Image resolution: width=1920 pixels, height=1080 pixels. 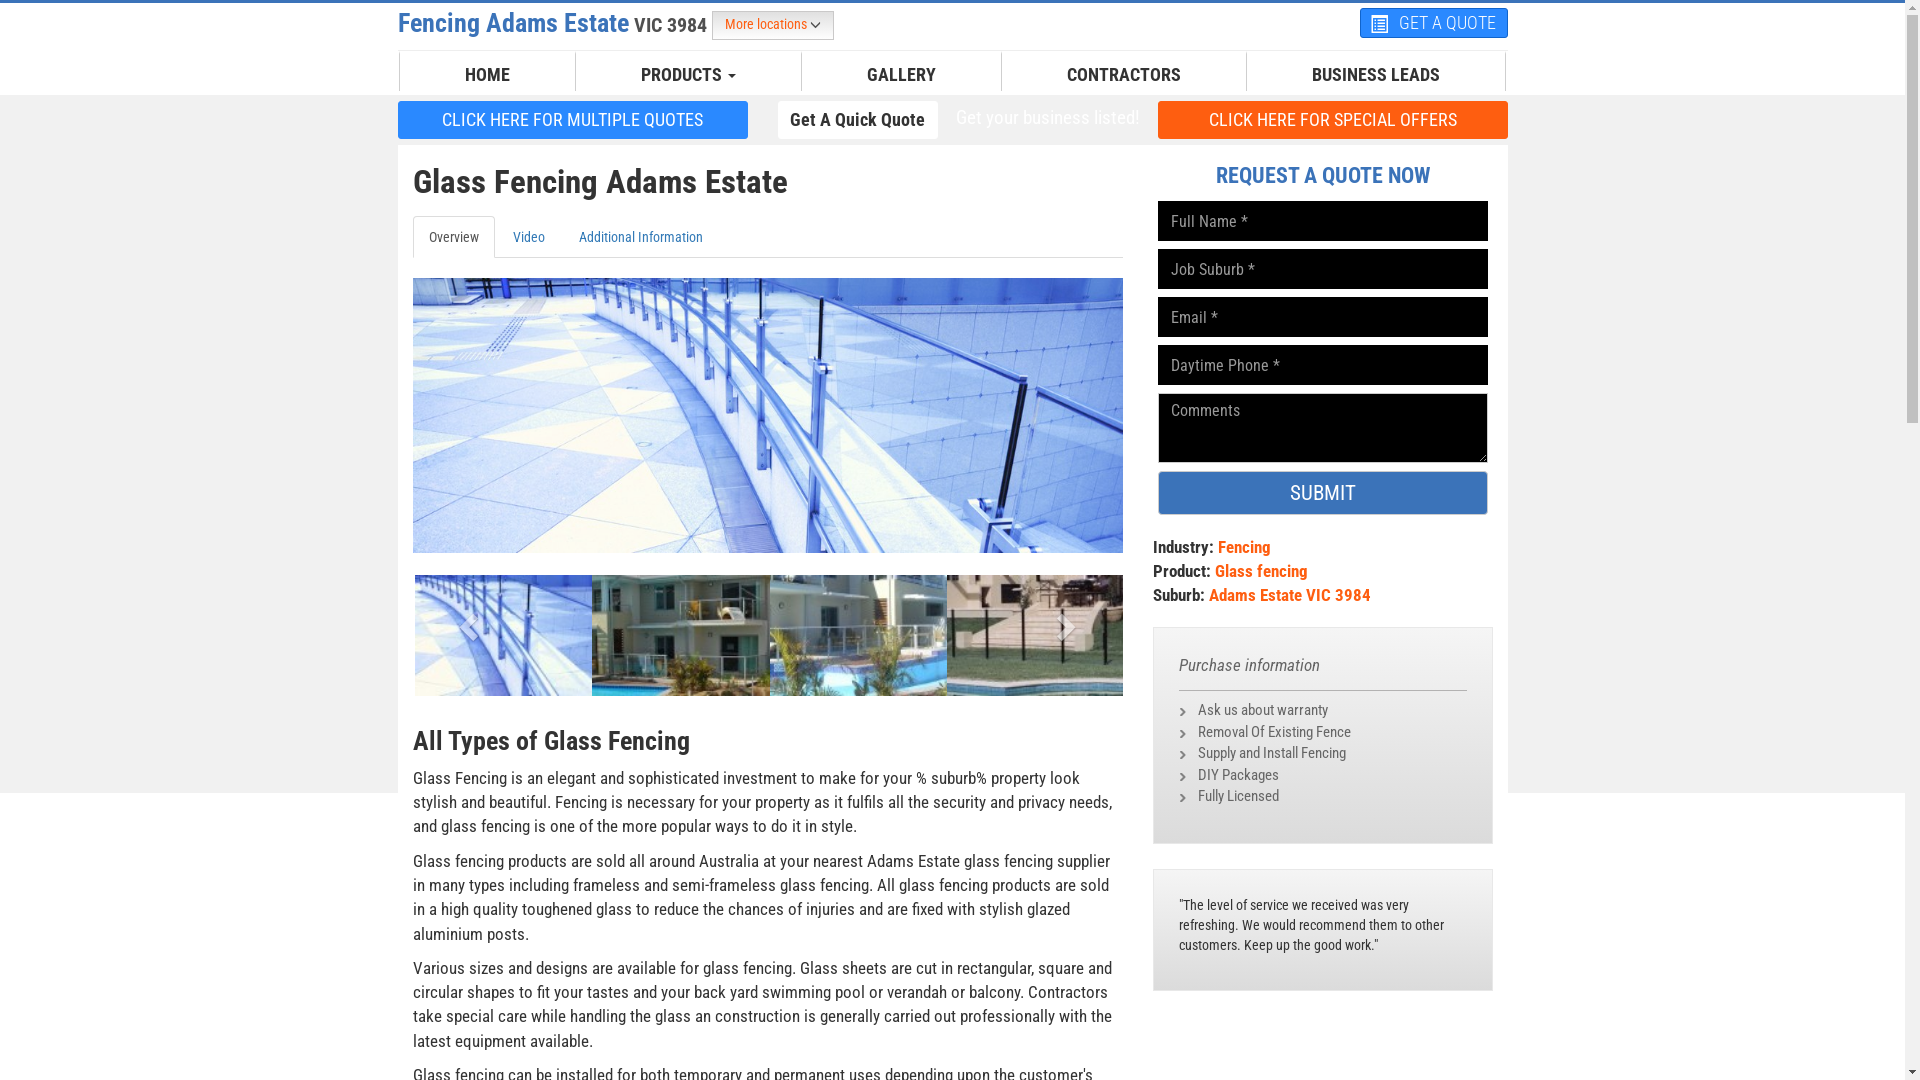 What do you see at coordinates (688, 73) in the screenshot?
I see `'PRODUCTS'` at bounding box center [688, 73].